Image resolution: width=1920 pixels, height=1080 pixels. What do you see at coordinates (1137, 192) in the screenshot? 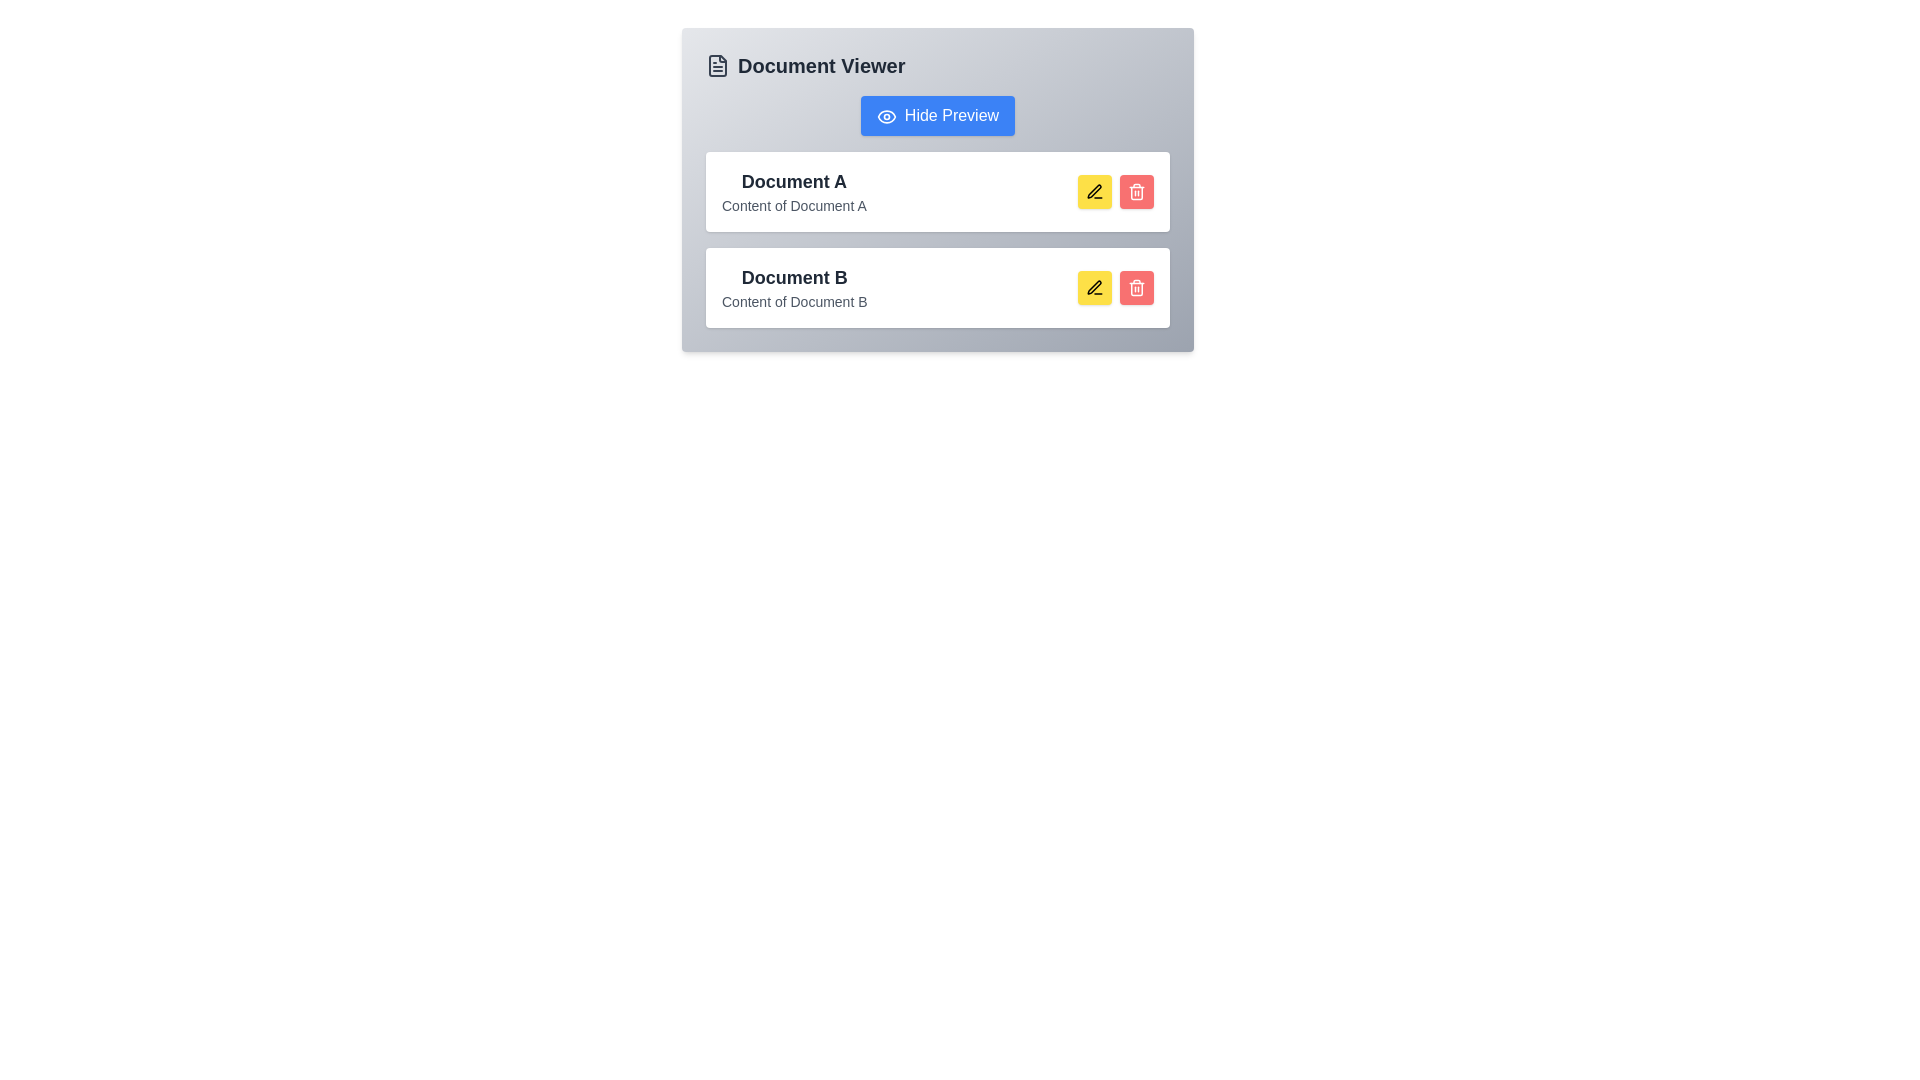
I see `the delete icon button located to the far right of the 'Document A' row` at bounding box center [1137, 192].